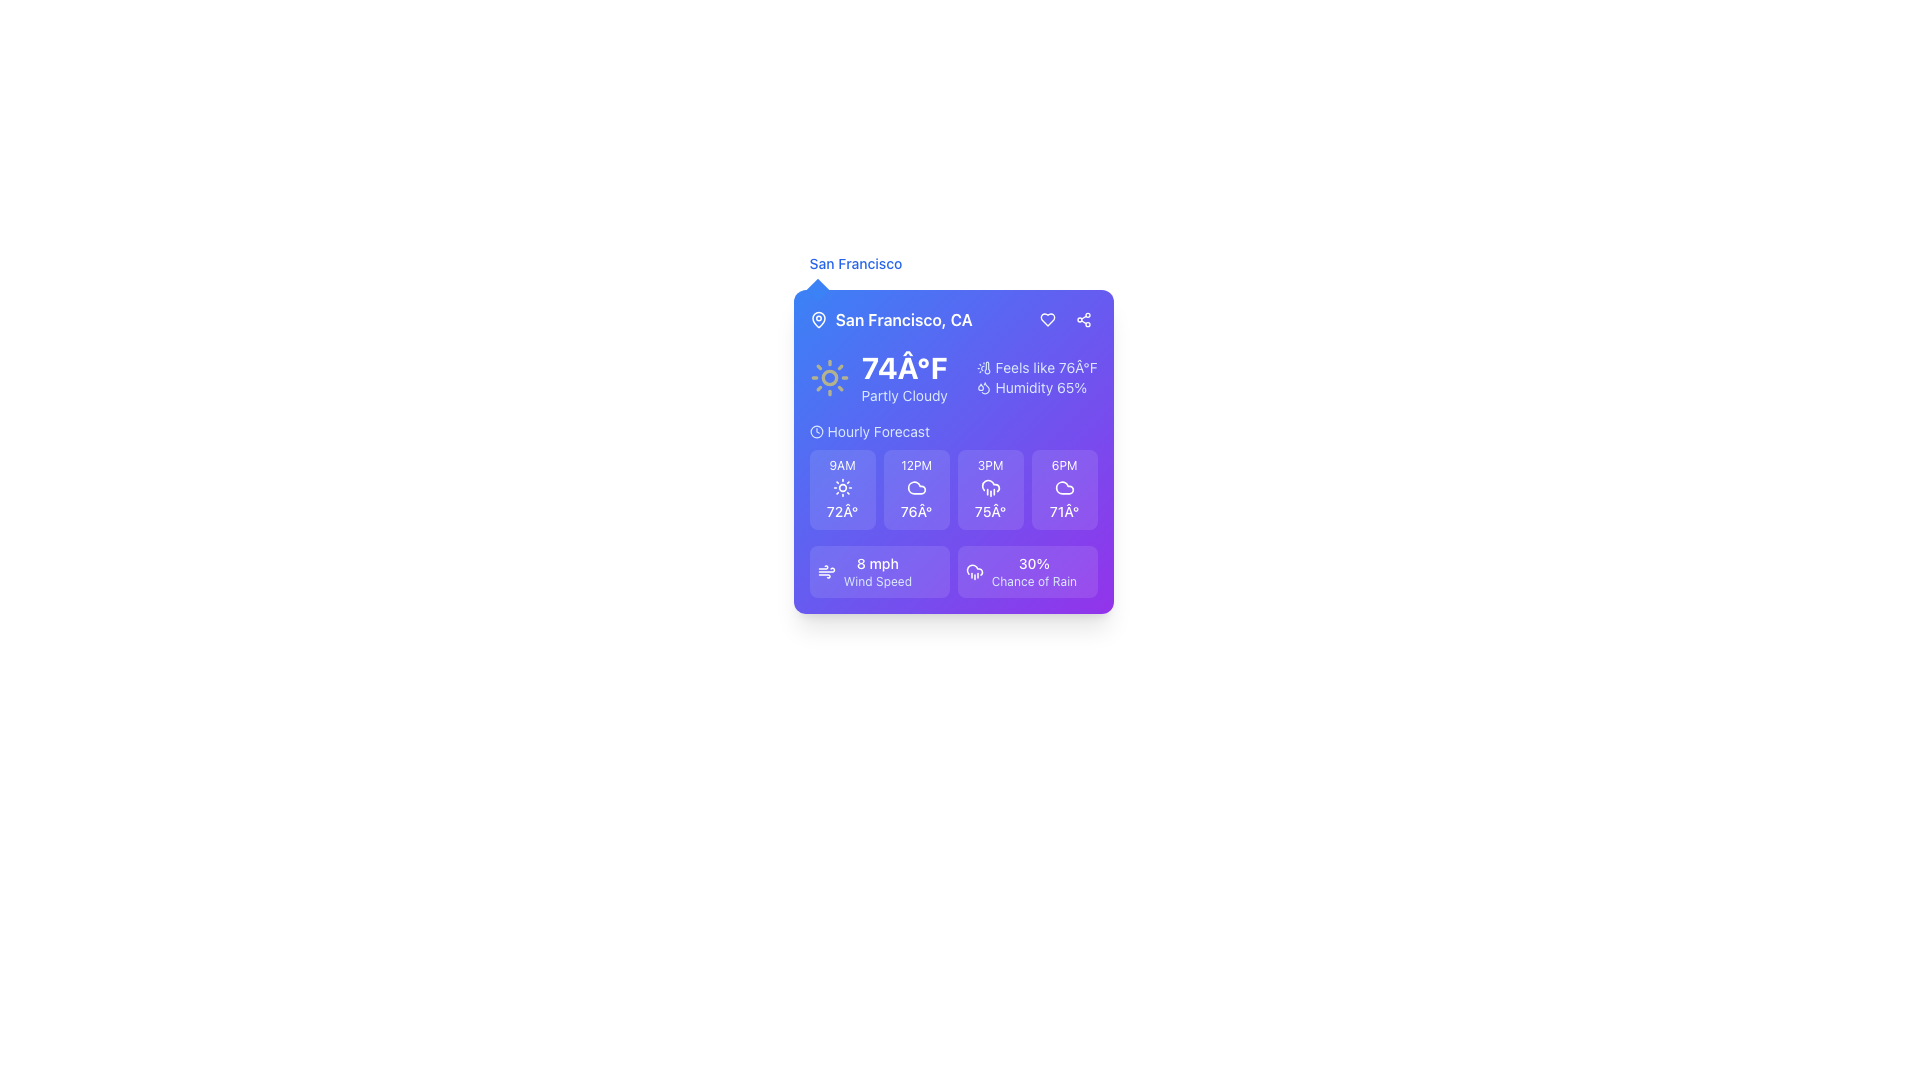 The width and height of the screenshot is (1920, 1080). Describe the element at coordinates (816, 431) in the screenshot. I see `the time icon located to the left of the 'Hourly Forecast' text in the upper middle portion of the interface` at that location.